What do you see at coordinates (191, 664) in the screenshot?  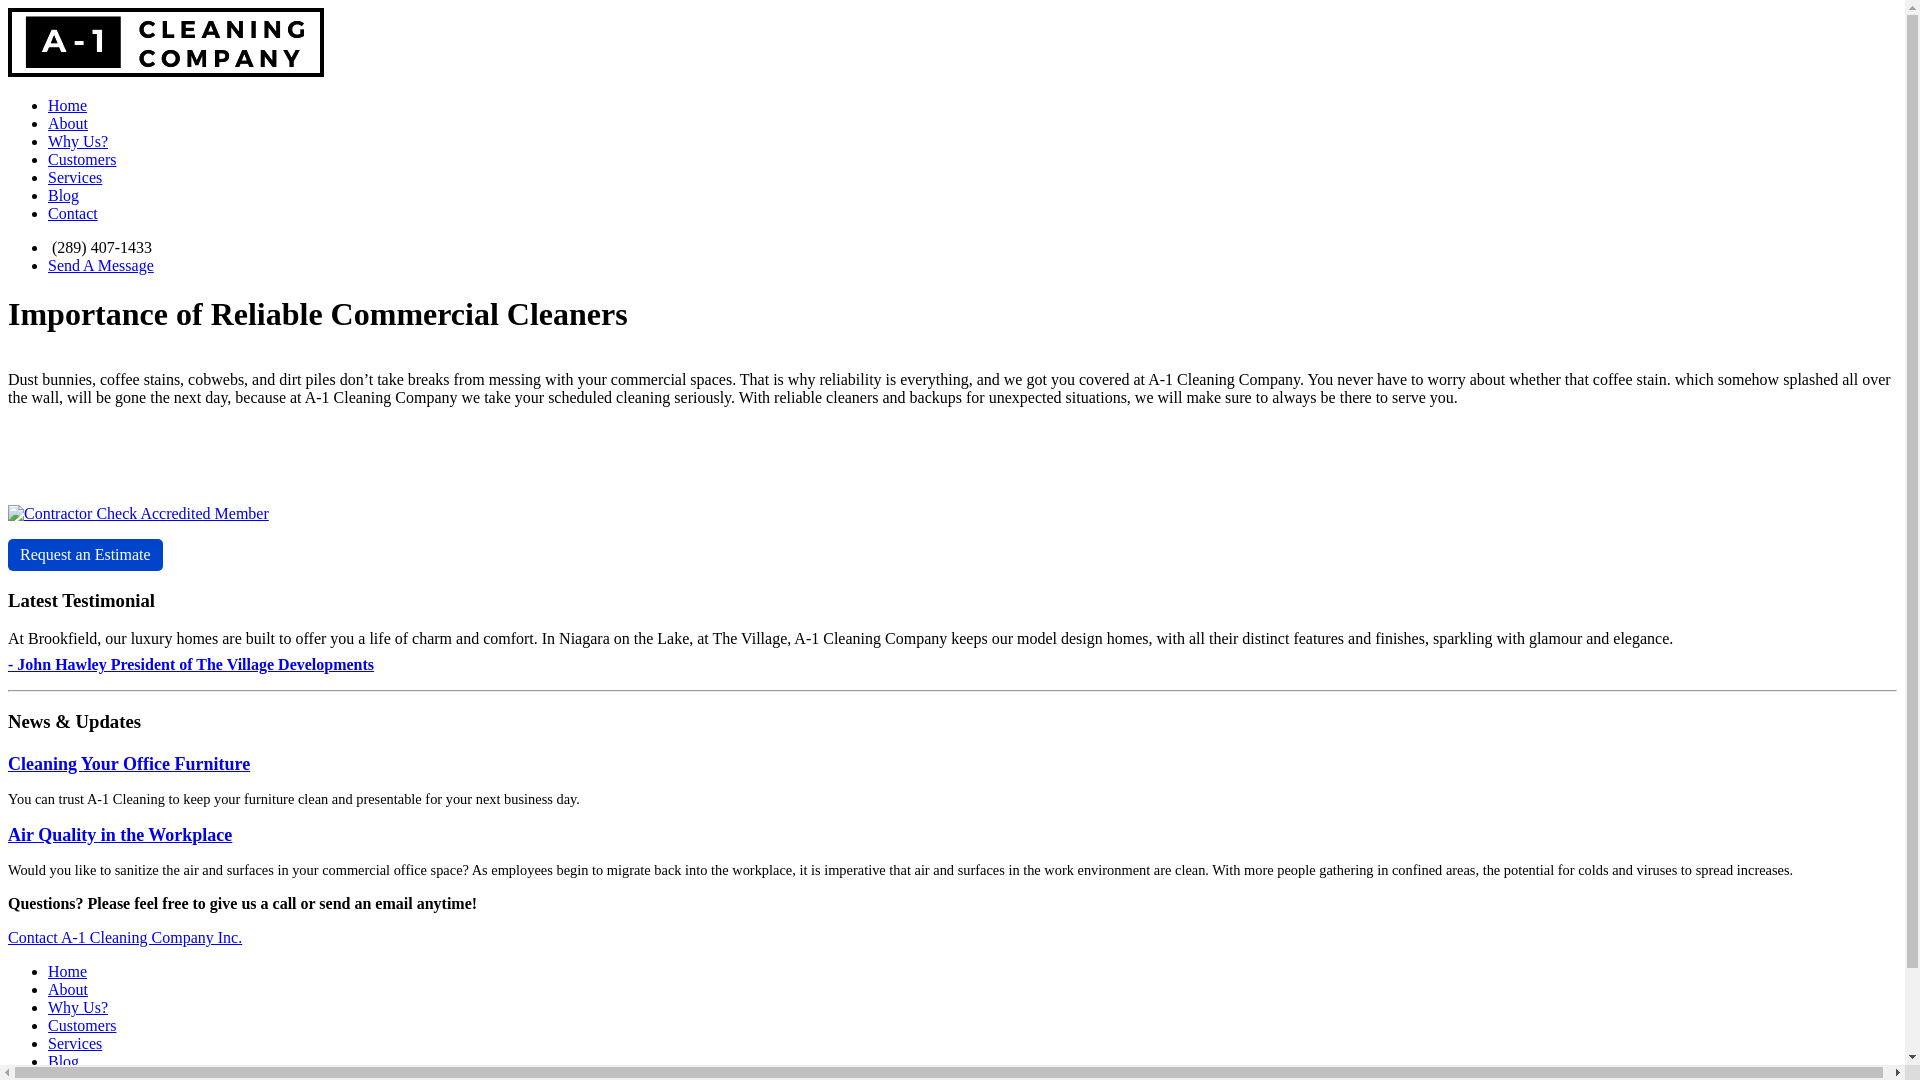 I see `'- John Hawley President of The Village Developments'` at bounding box center [191, 664].